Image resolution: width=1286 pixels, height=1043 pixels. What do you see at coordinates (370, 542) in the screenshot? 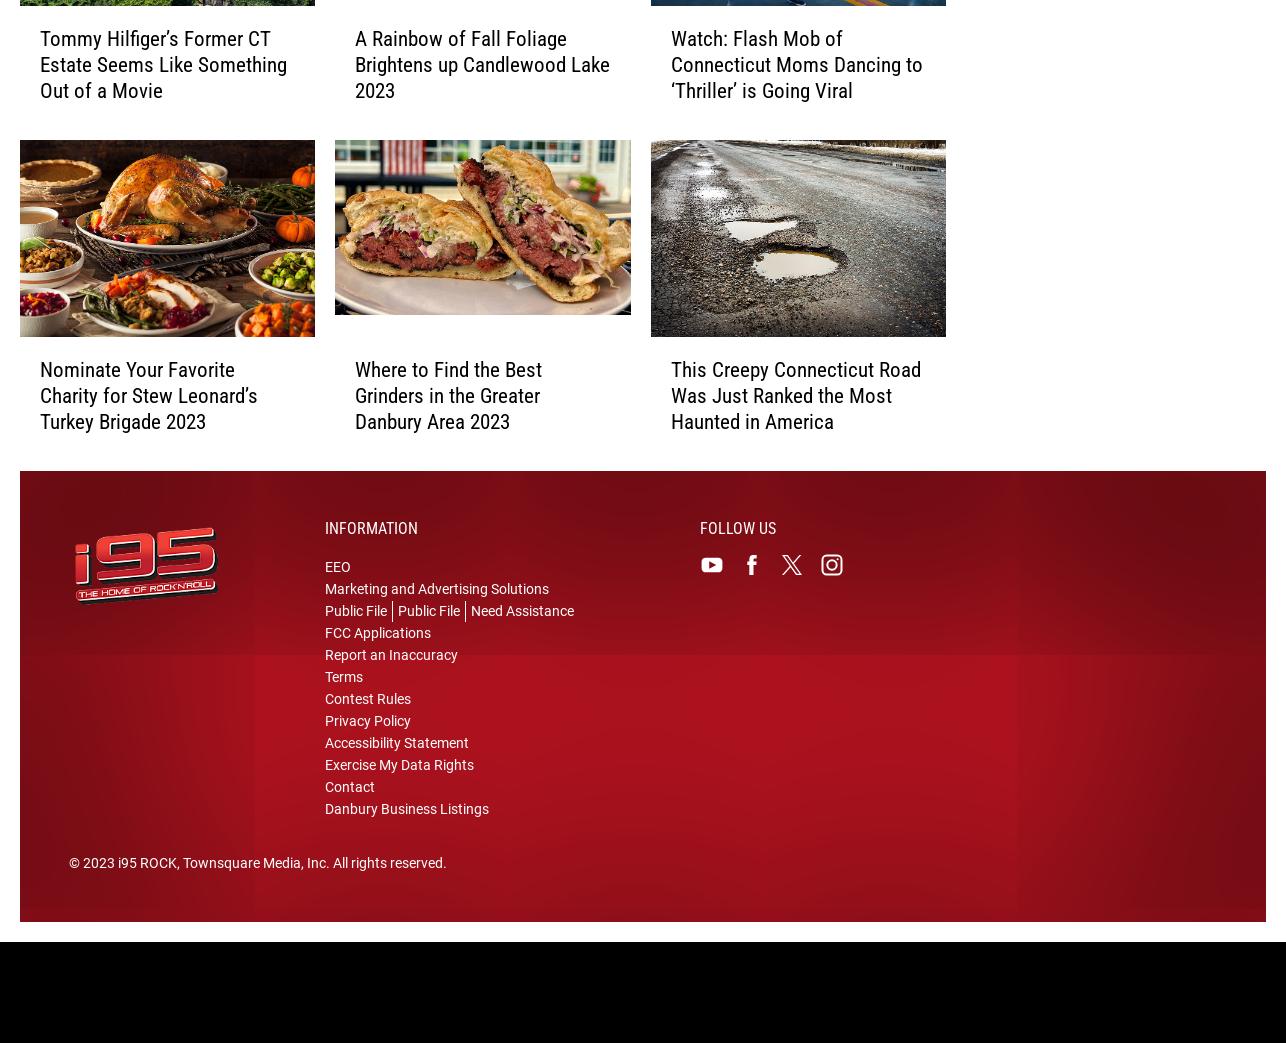
I see `'Information'` at bounding box center [370, 542].